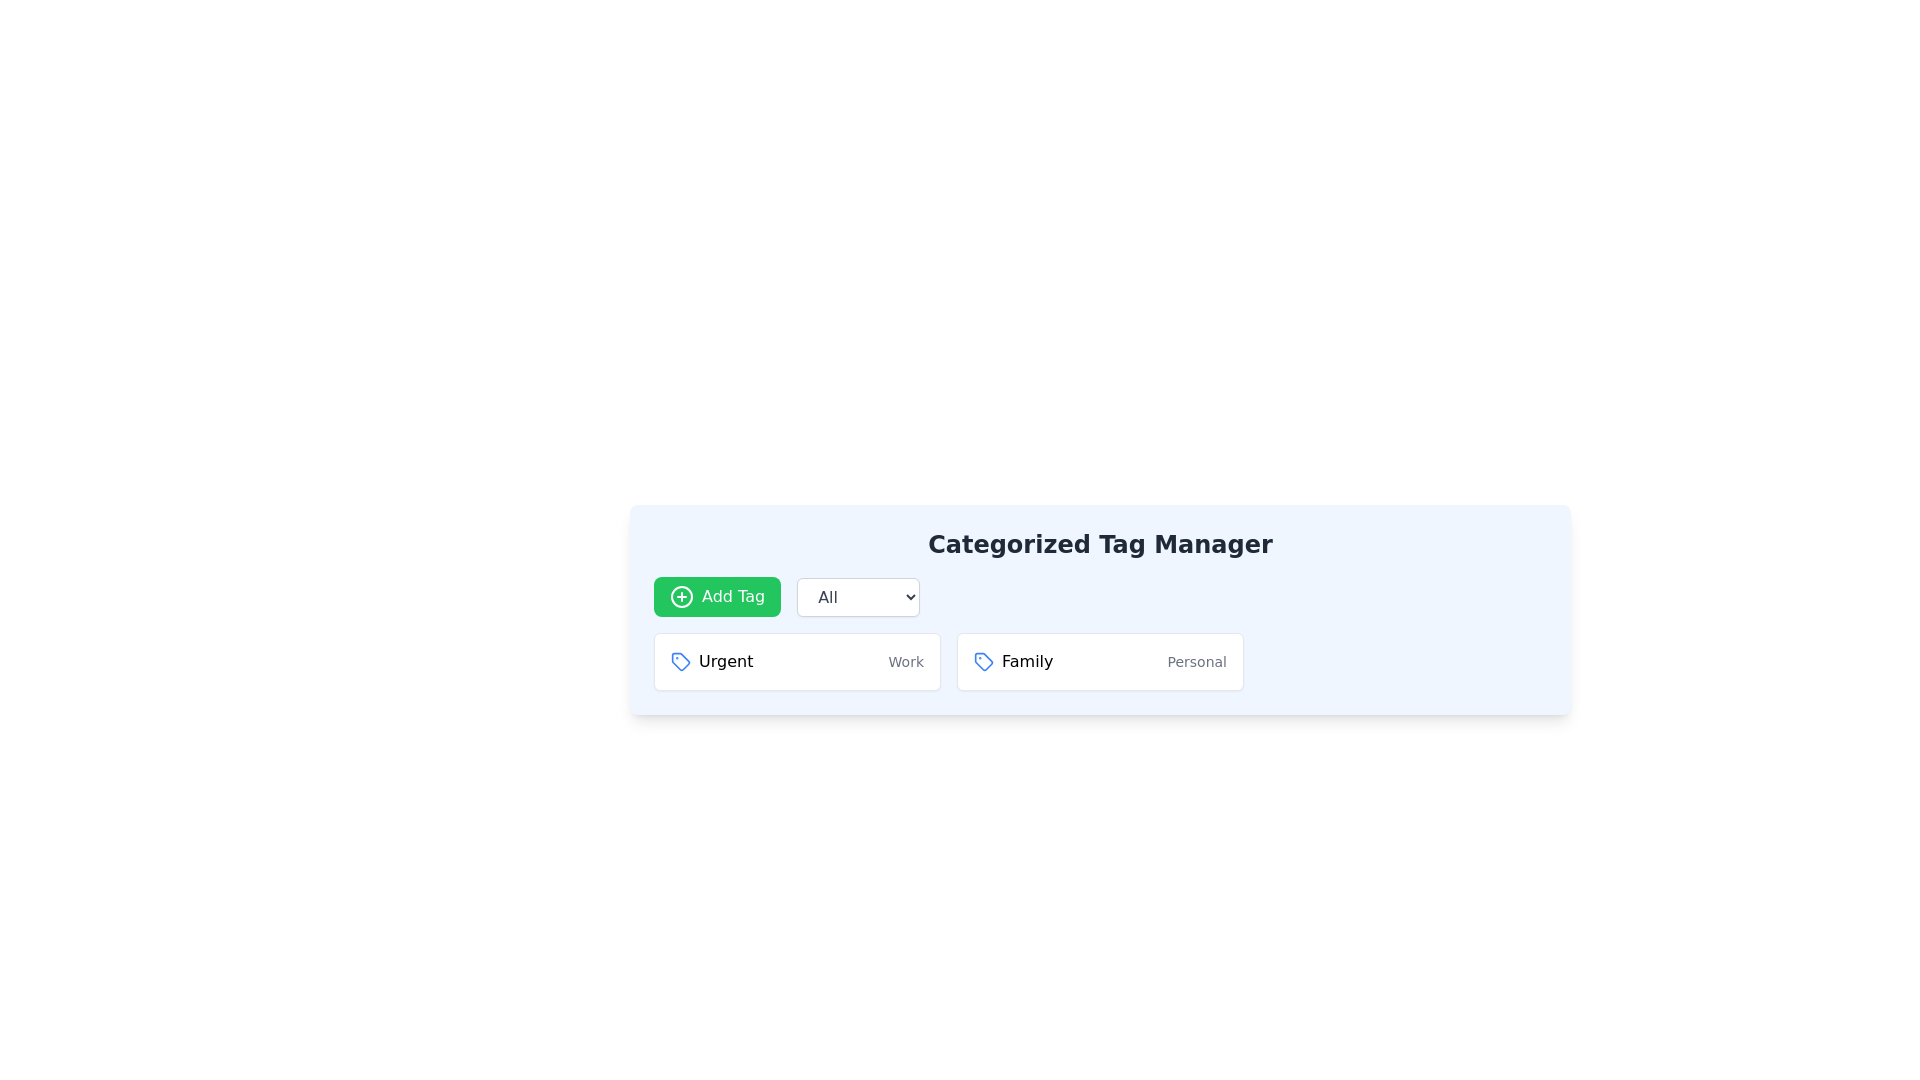 The width and height of the screenshot is (1920, 1080). I want to click on the 'Urgent' label, so click(712, 662).